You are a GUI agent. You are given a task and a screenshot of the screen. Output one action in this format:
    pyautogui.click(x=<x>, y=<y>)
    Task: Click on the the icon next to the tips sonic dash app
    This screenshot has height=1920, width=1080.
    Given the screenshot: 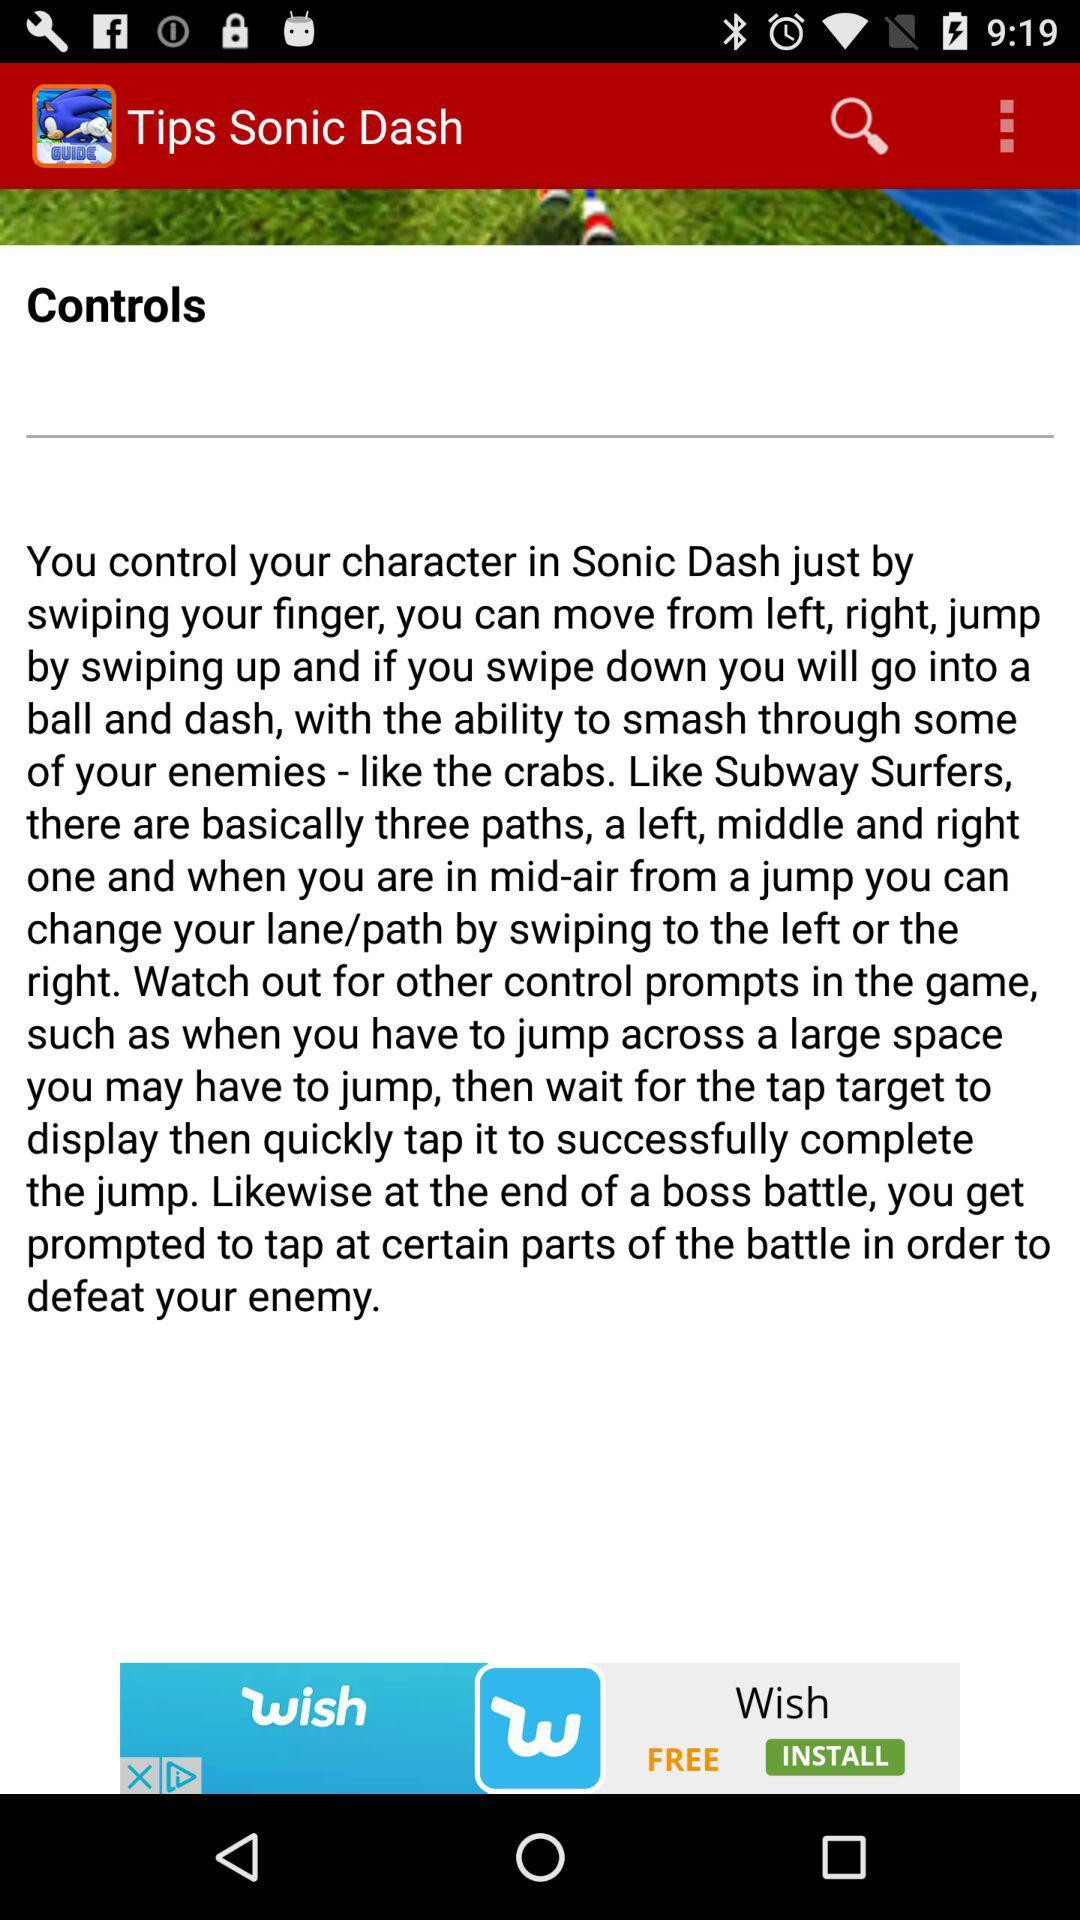 What is the action you would take?
    pyautogui.click(x=858, y=124)
    